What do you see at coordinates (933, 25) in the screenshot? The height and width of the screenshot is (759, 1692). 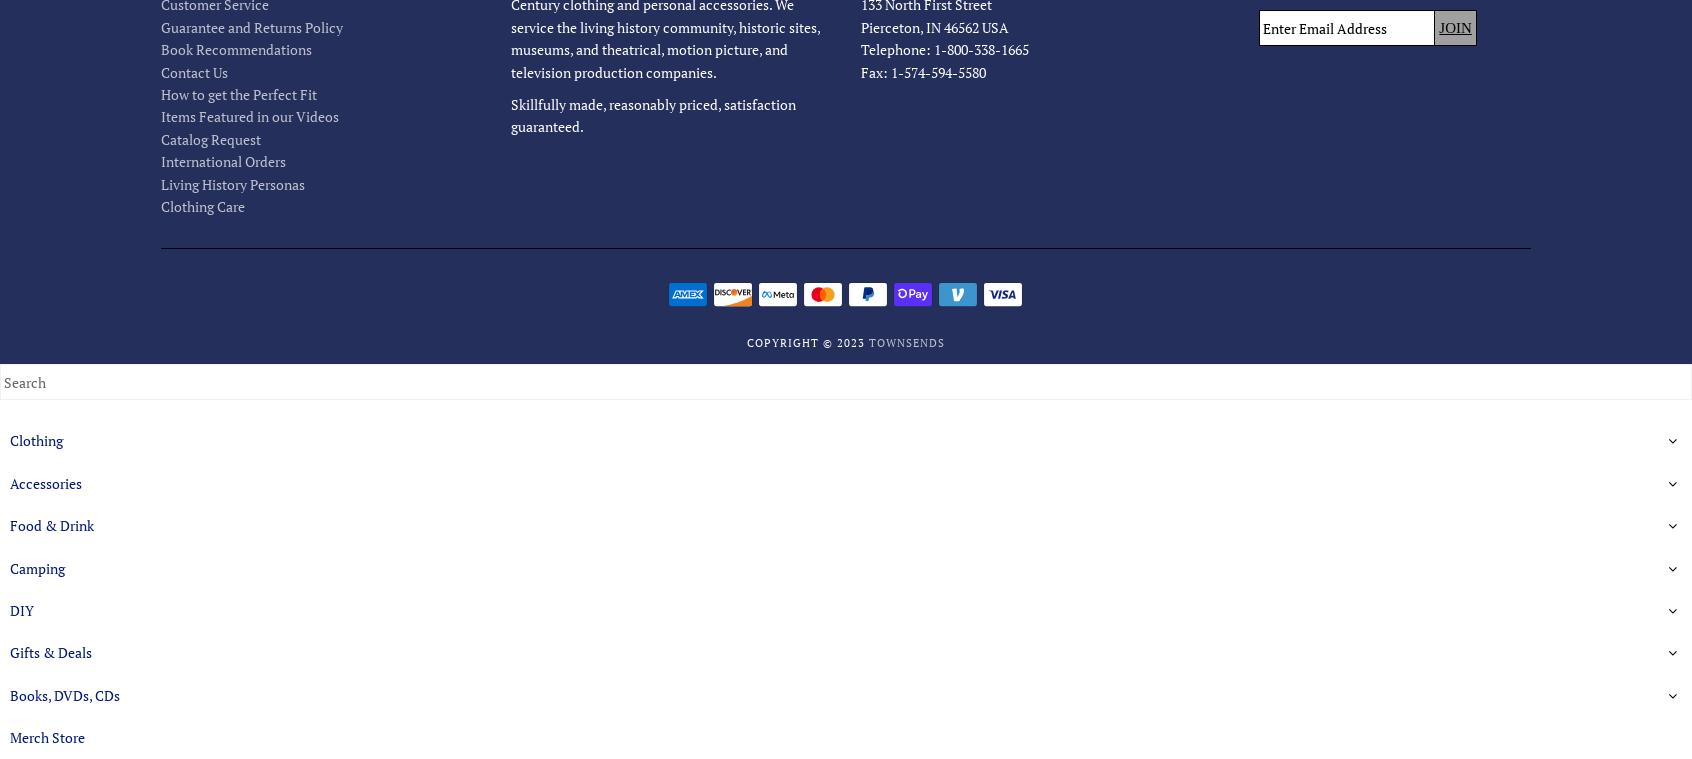 I see `'Pierceton, IN 46562 USA'` at bounding box center [933, 25].